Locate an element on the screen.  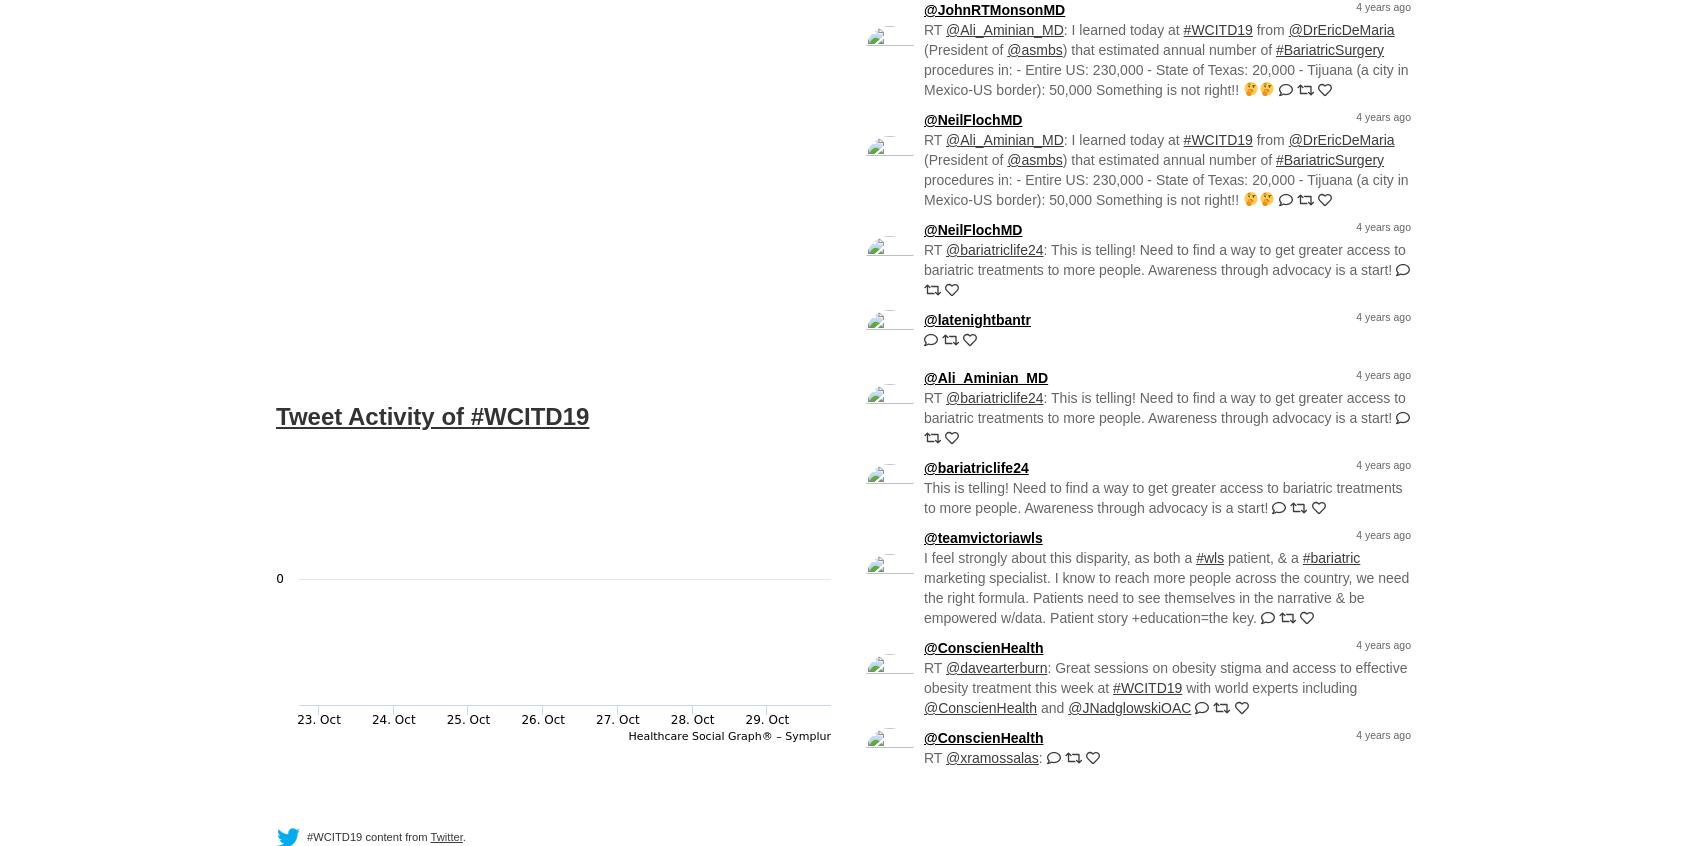
'patient, & a' is located at coordinates (1263, 558).